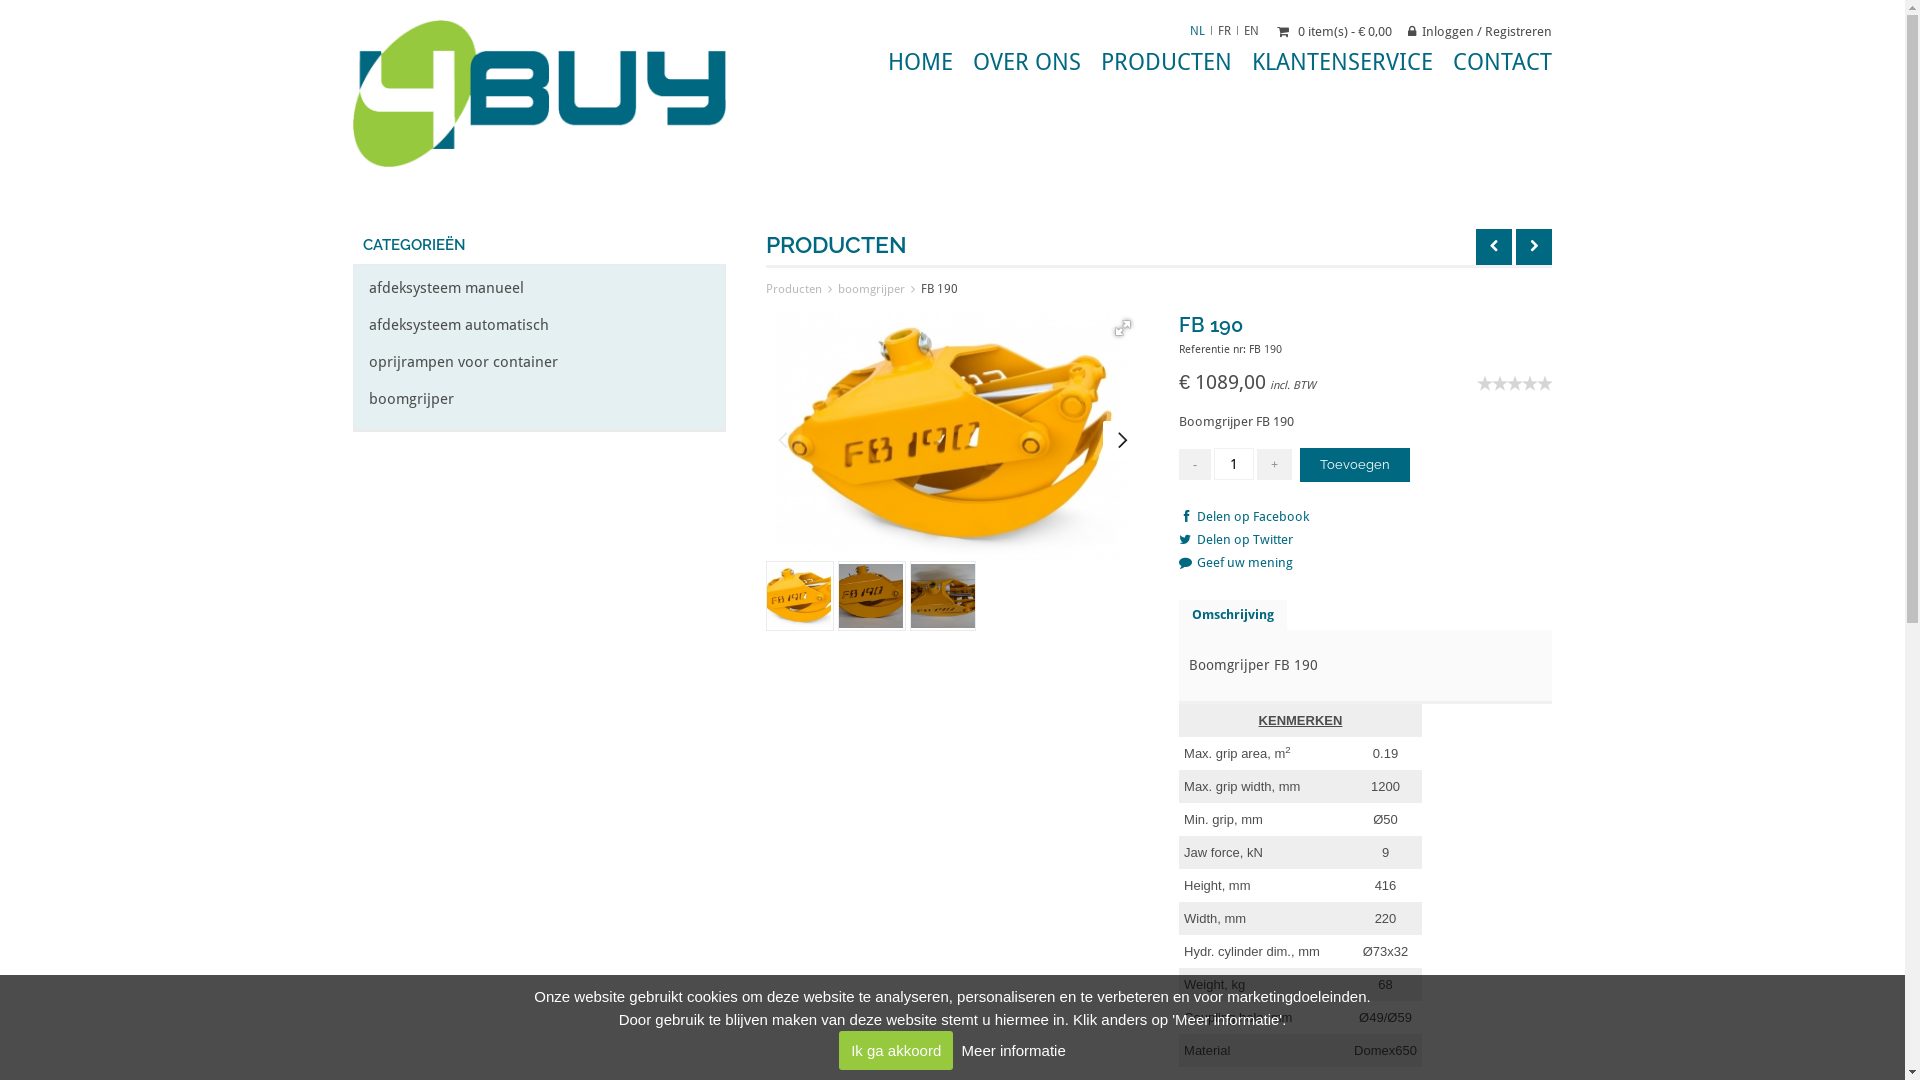 The height and width of the screenshot is (1080, 1920). Describe the element at coordinates (1235, 562) in the screenshot. I see `'Geef uw mening'` at that location.